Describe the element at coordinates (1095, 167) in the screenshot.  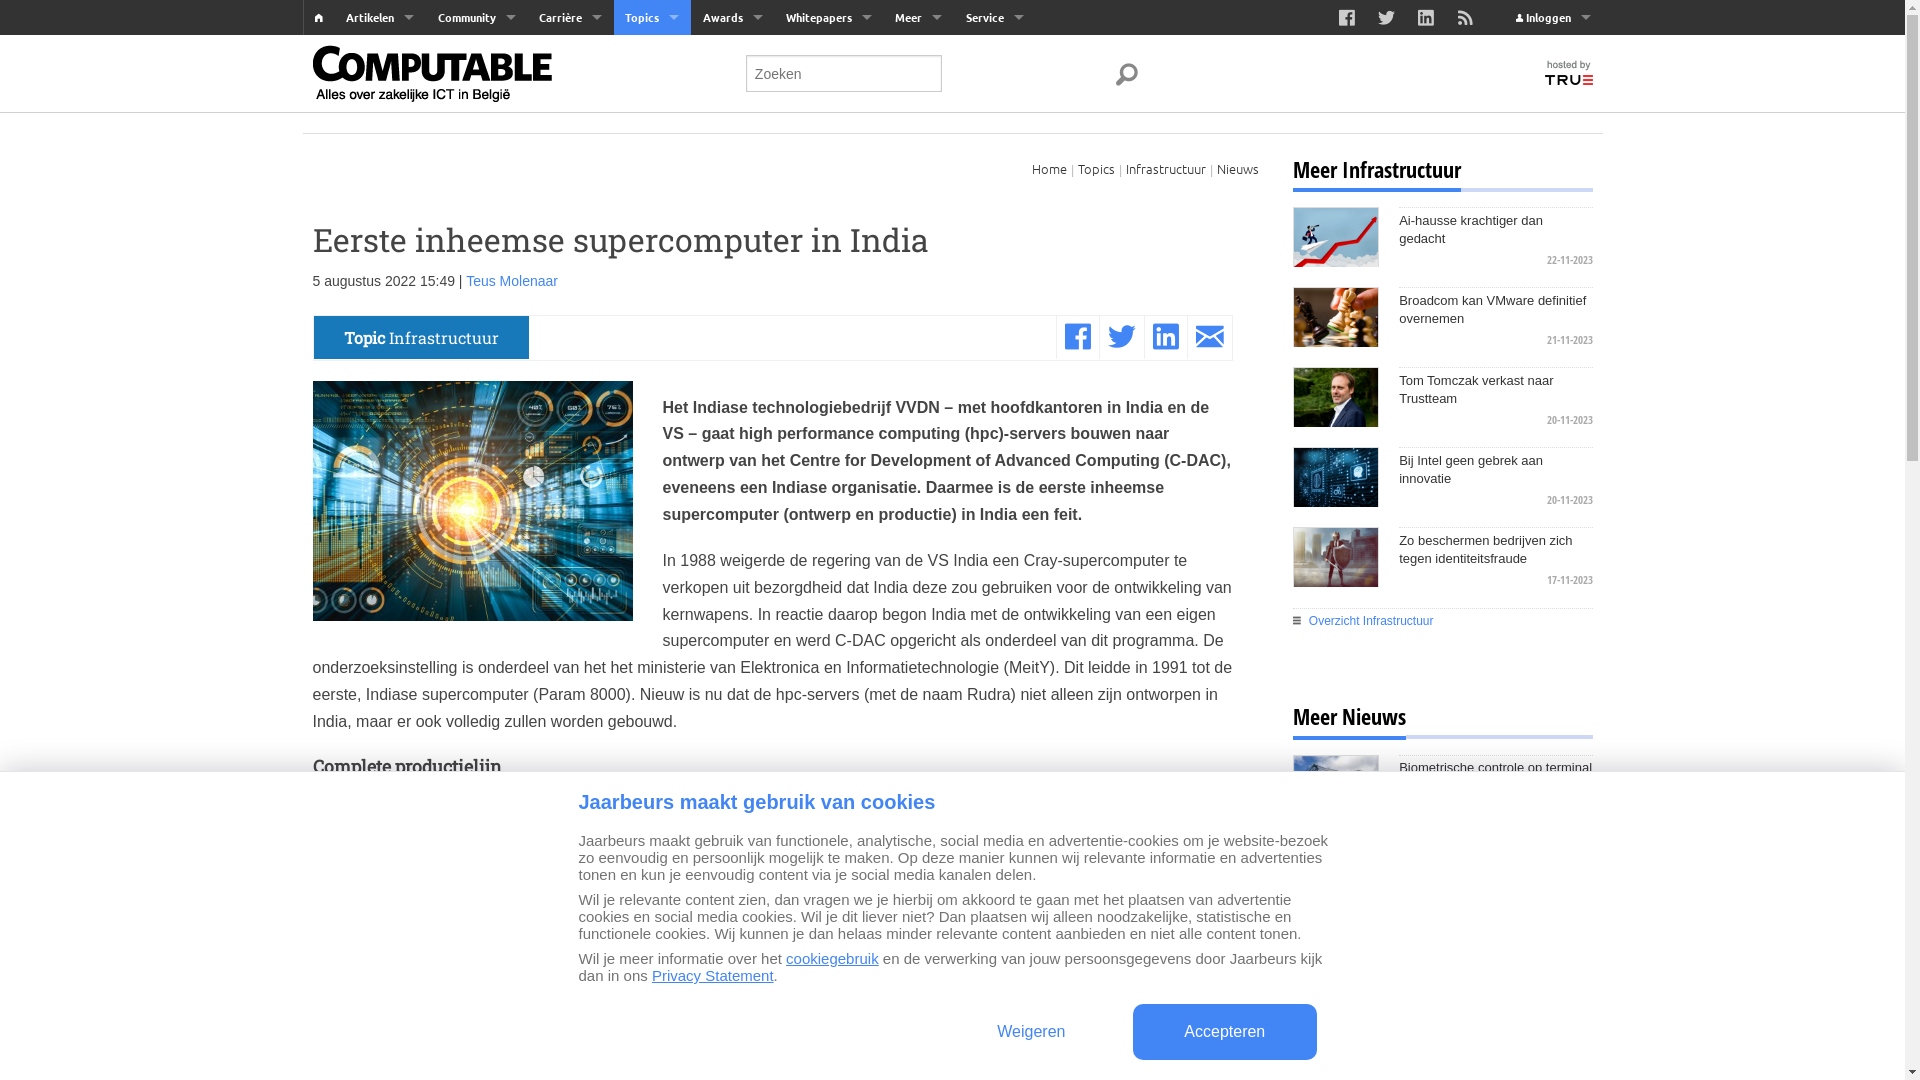
I see `'Topics'` at that location.